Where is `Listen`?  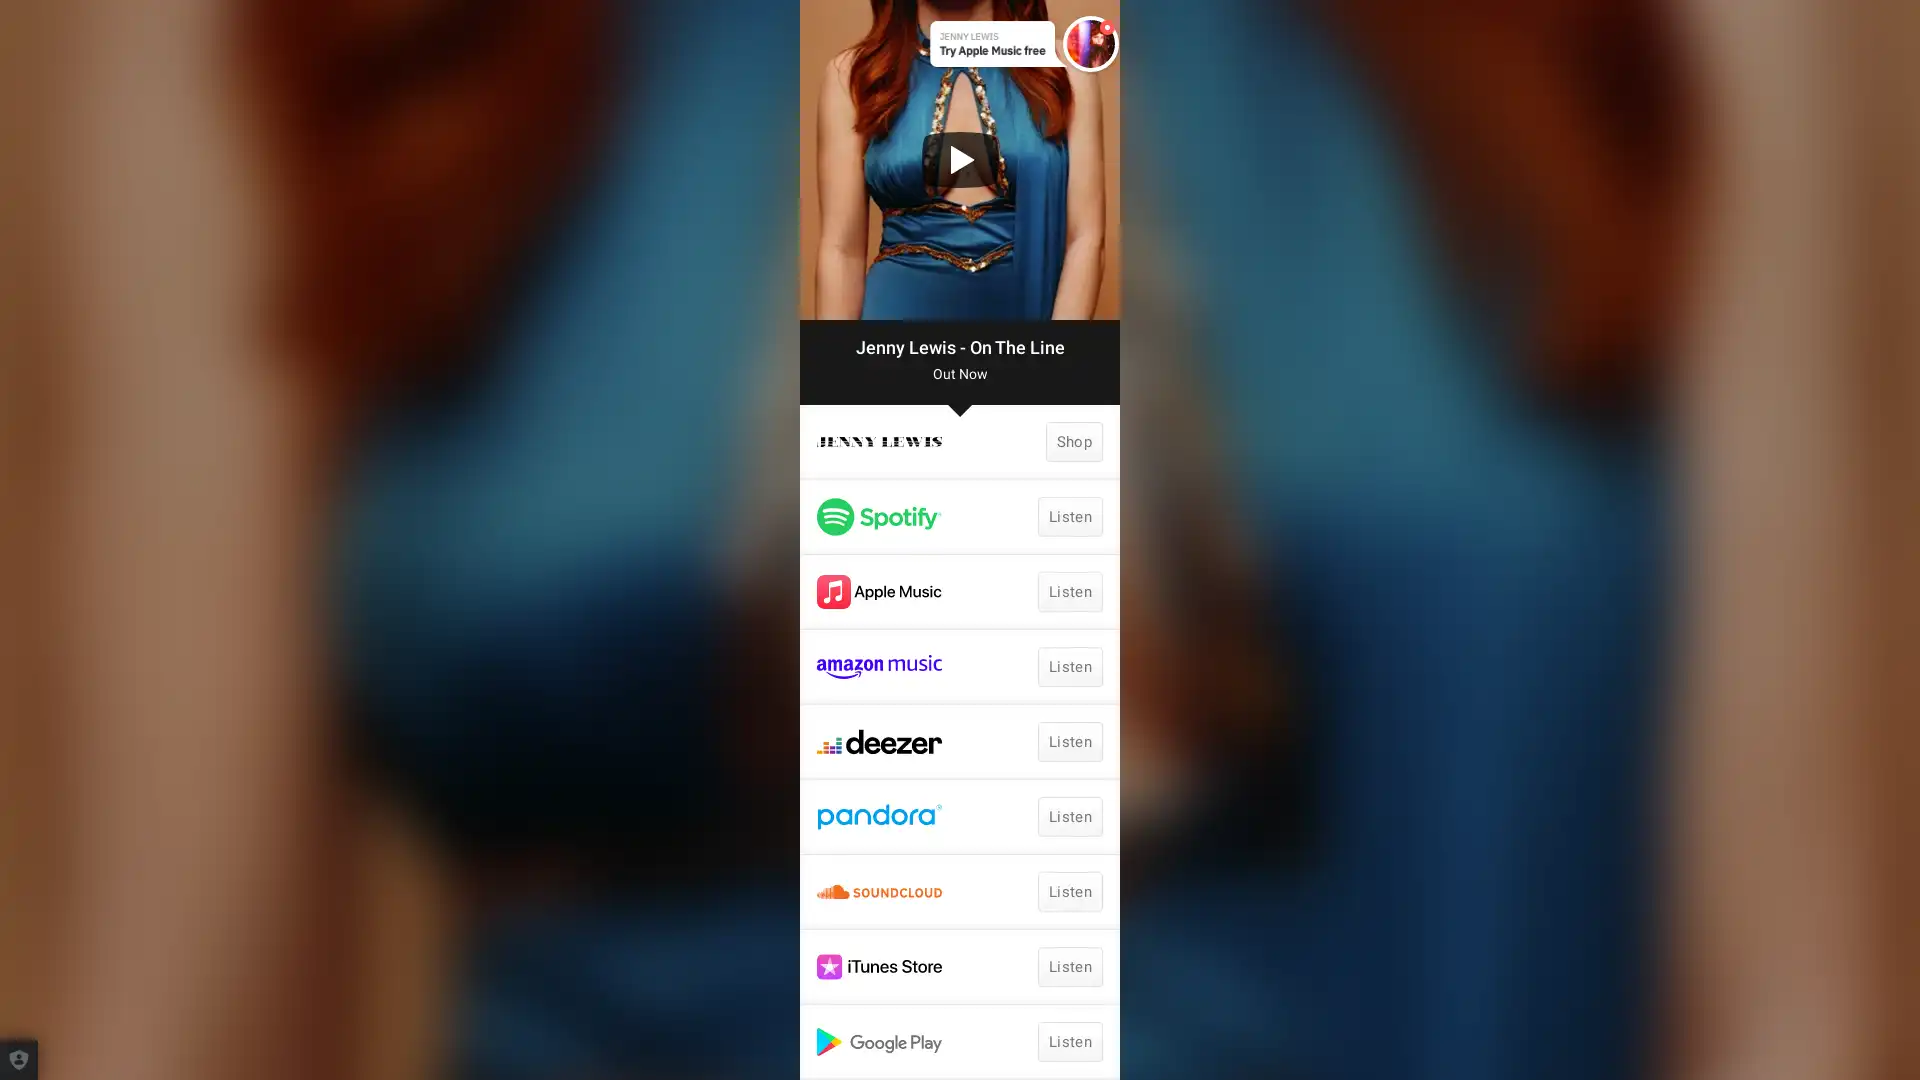
Listen is located at coordinates (1069, 817).